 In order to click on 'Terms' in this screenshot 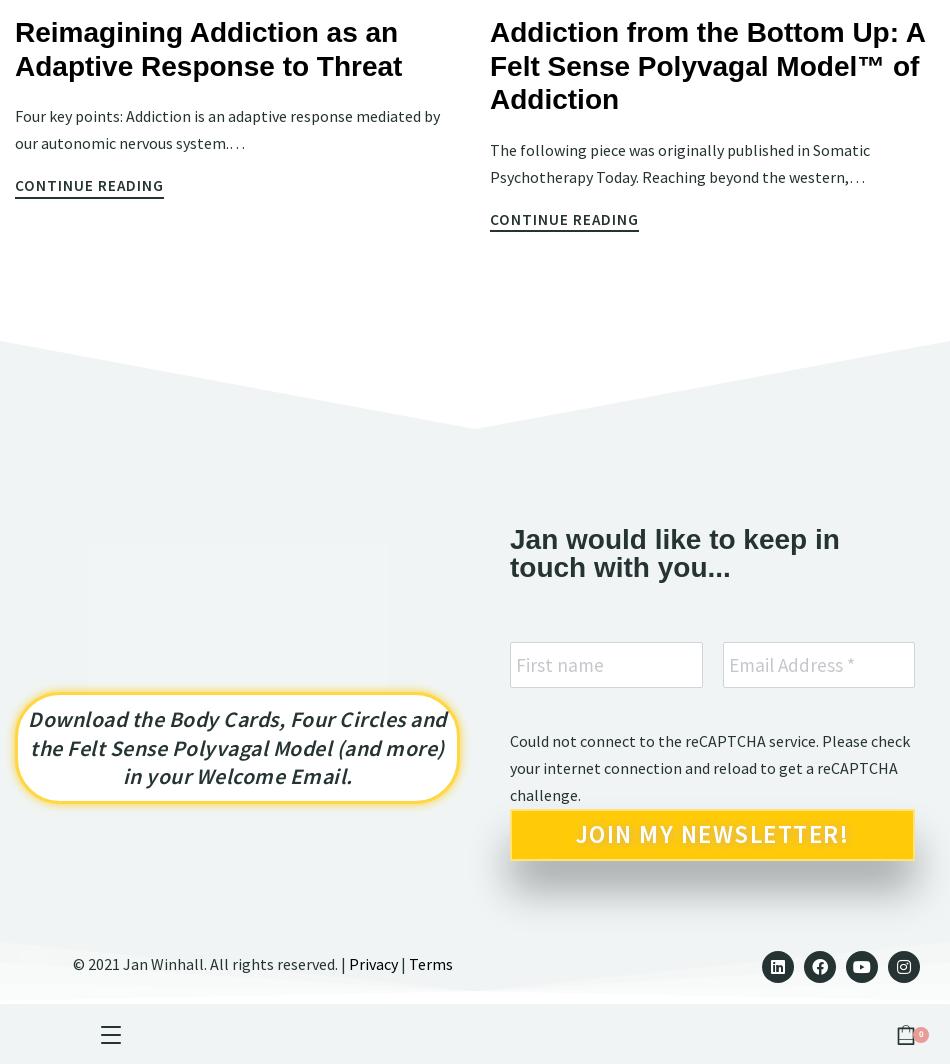, I will do `click(430, 963)`.